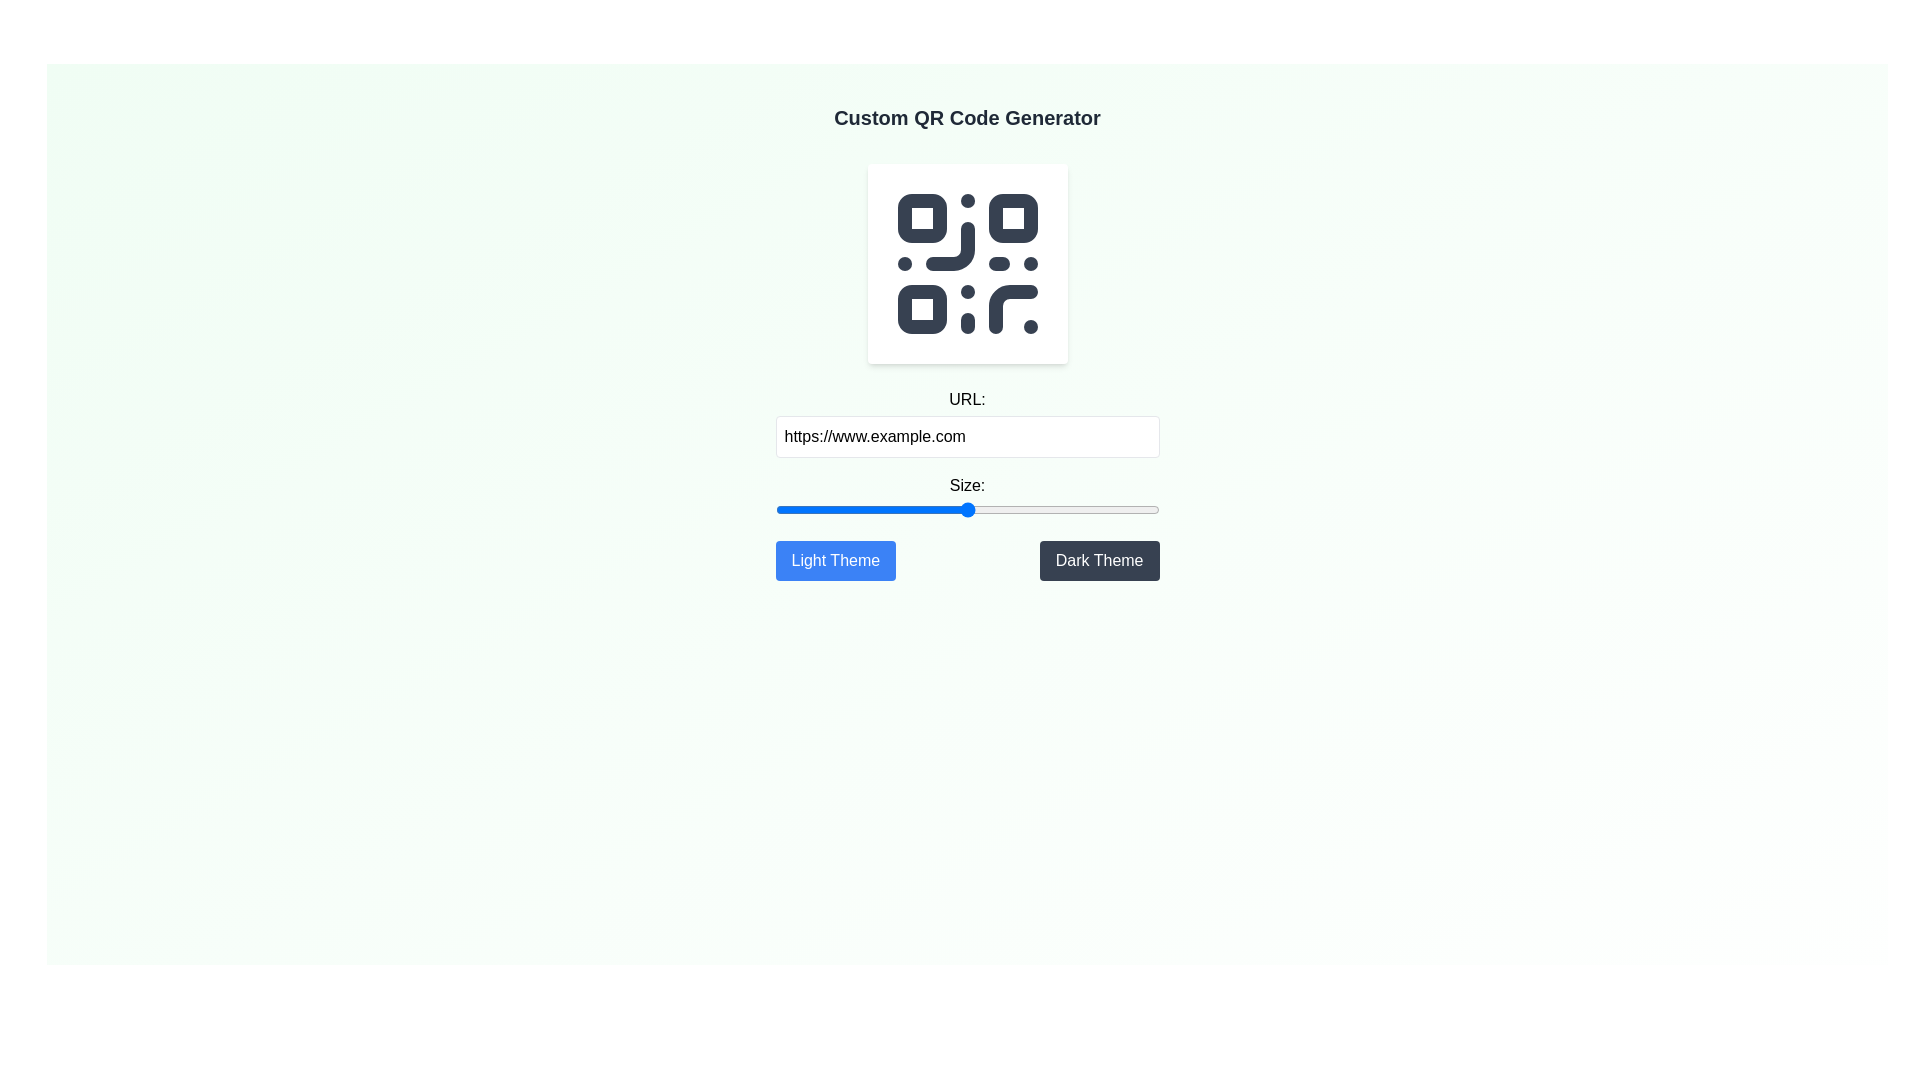 This screenshot has height=1080, width=1920. Describe the element at coordinates (895, 508) in the screenshot. I see `the slider value` at that location.